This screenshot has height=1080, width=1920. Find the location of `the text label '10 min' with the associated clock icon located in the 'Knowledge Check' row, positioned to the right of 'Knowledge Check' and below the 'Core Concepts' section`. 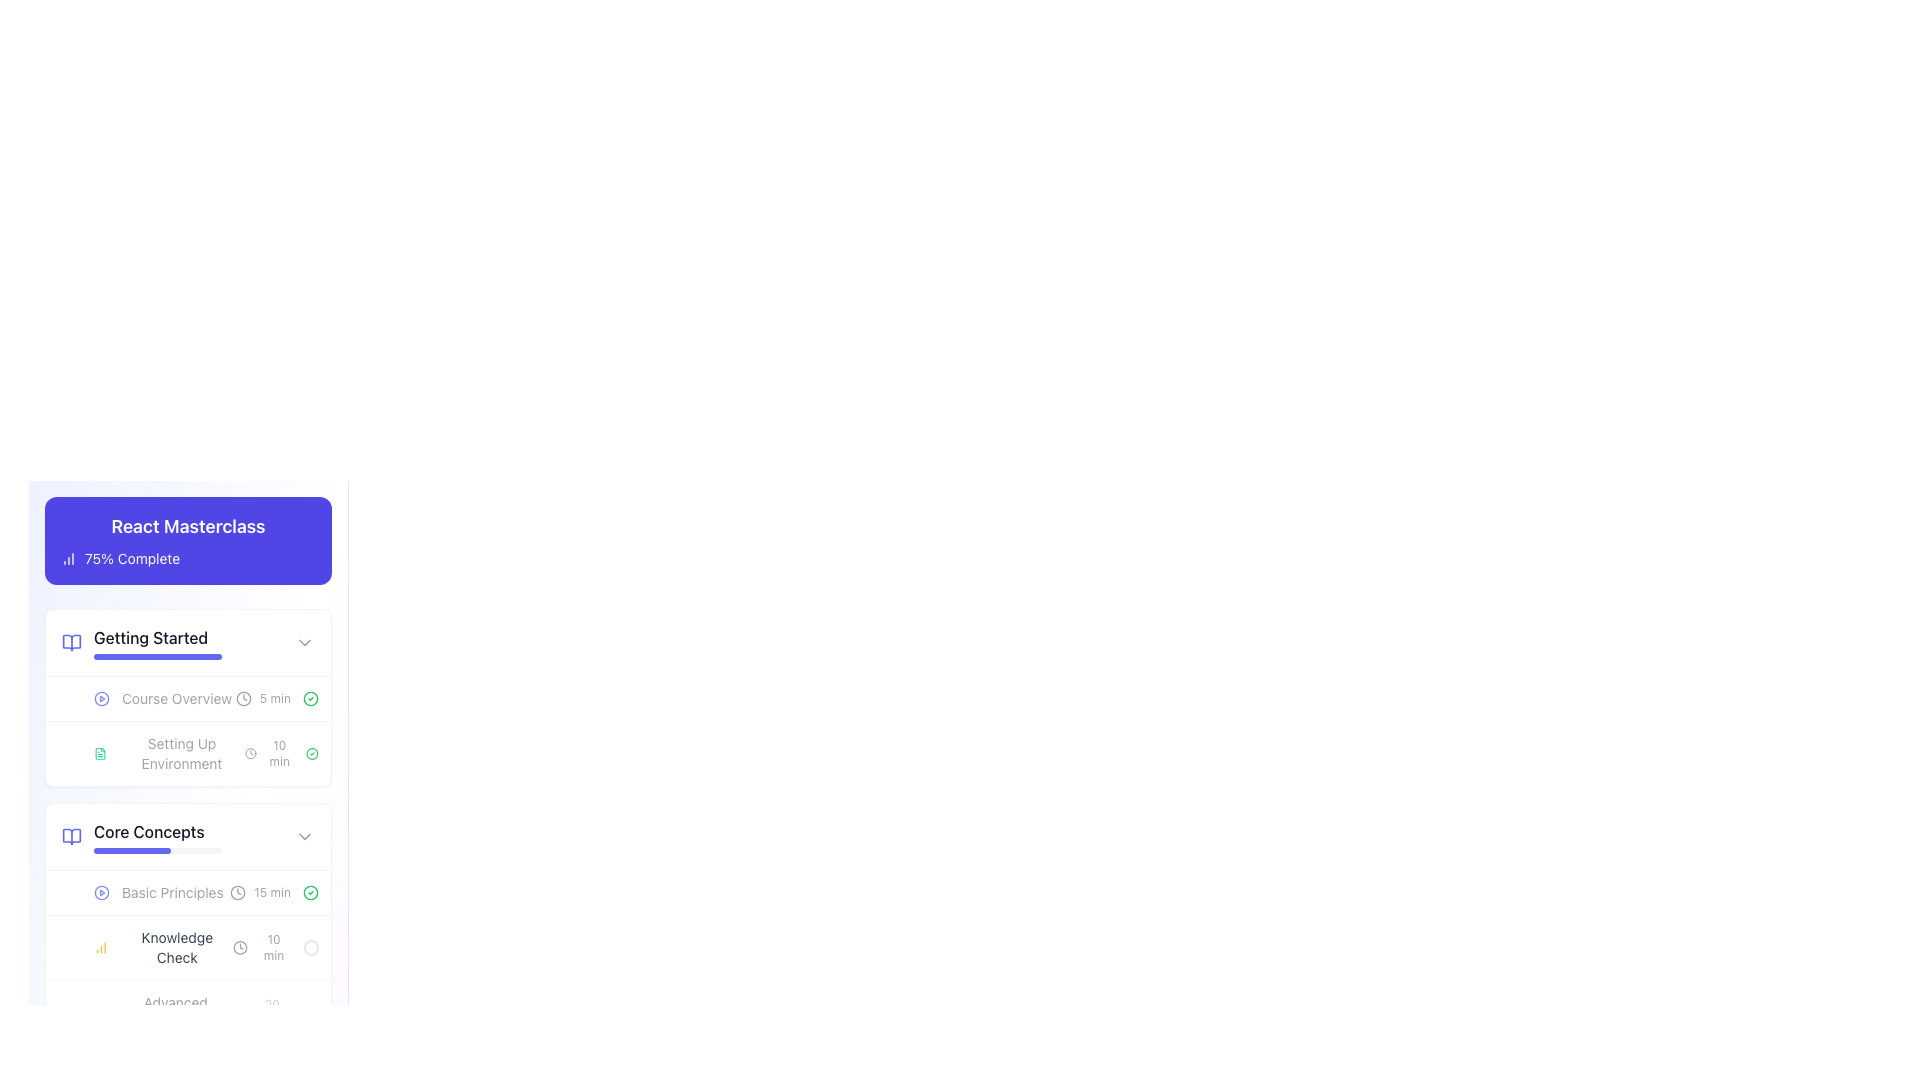

the text label '10 min' with the associated clock icon located in the 'Knowledge Check' row, positioned to the right of 'Knowledge Check' and below the 'Core Concepts' section is located at coordinates (275, 947).